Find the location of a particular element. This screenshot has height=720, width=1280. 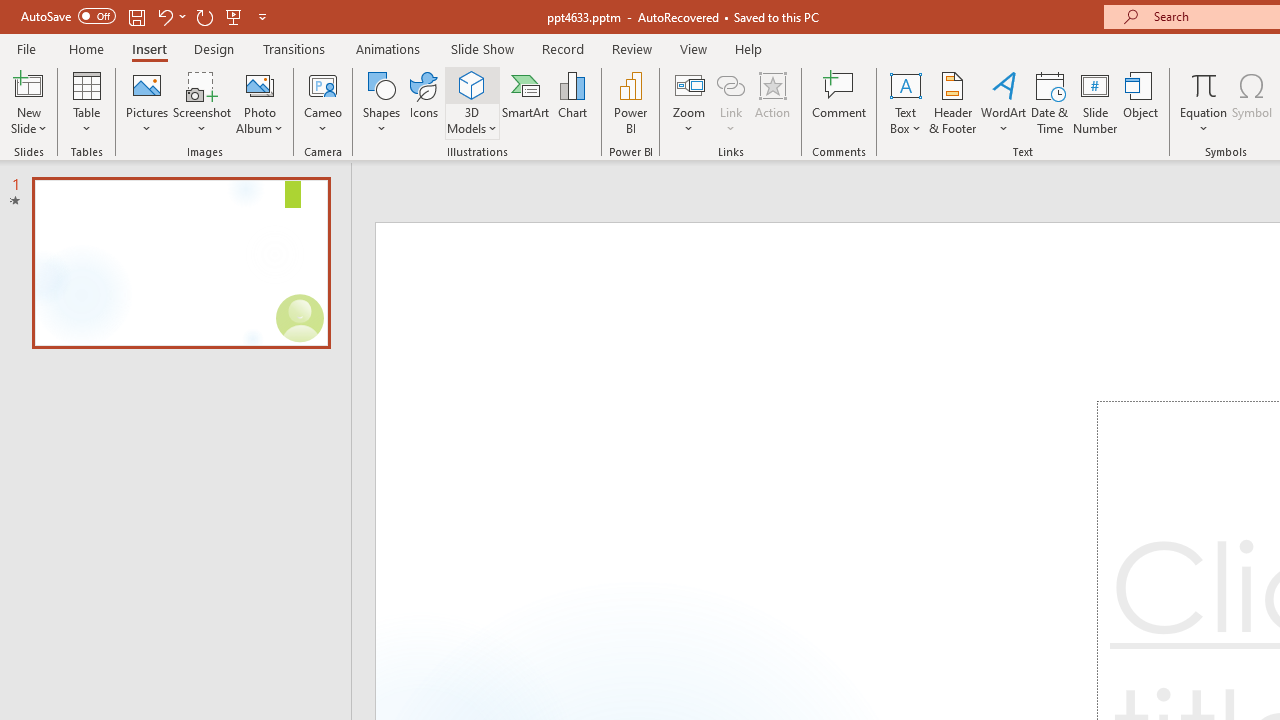

'WordArt' is located at coordinates (1004, 103).